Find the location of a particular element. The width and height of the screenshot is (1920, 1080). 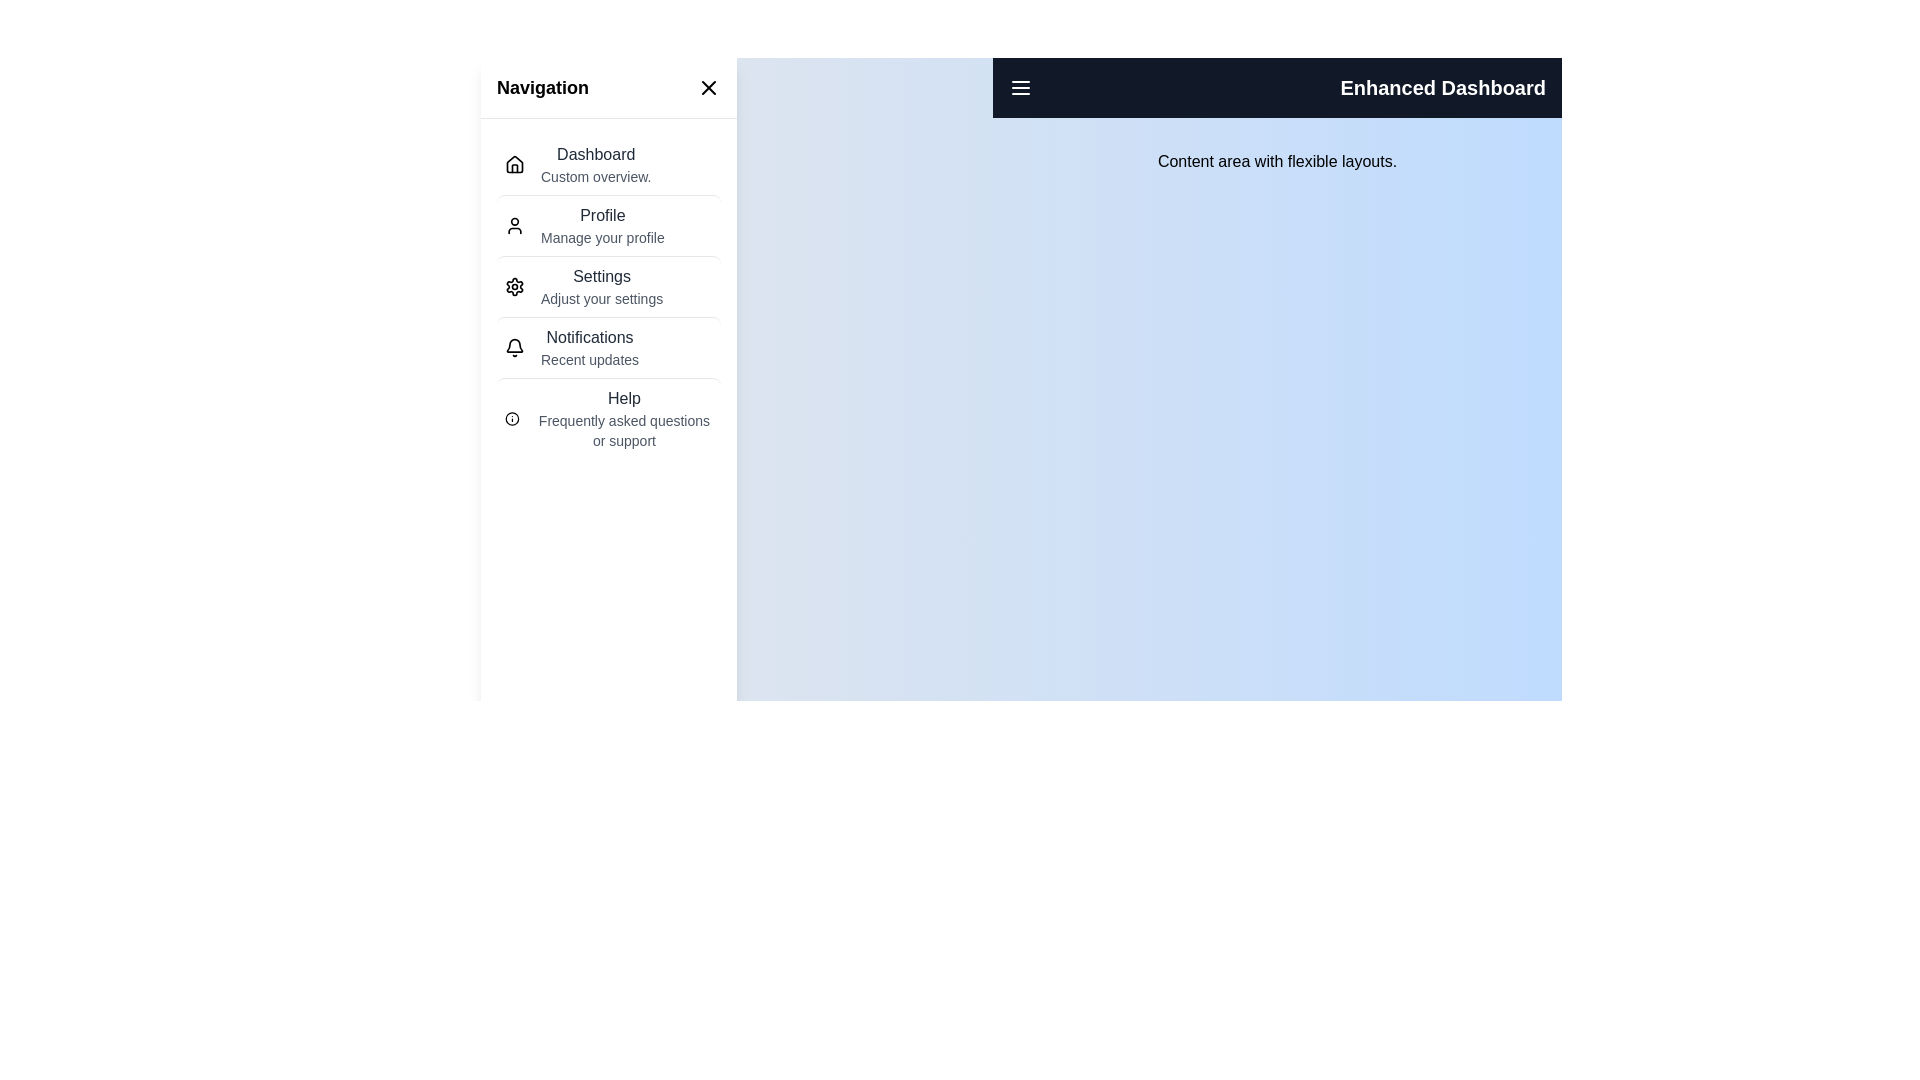

the 'Settings' icon located in the sidebar navigation menu, positioned fourth in the list with the text label 'Settings' next to it is located at coordinates (514, 286).